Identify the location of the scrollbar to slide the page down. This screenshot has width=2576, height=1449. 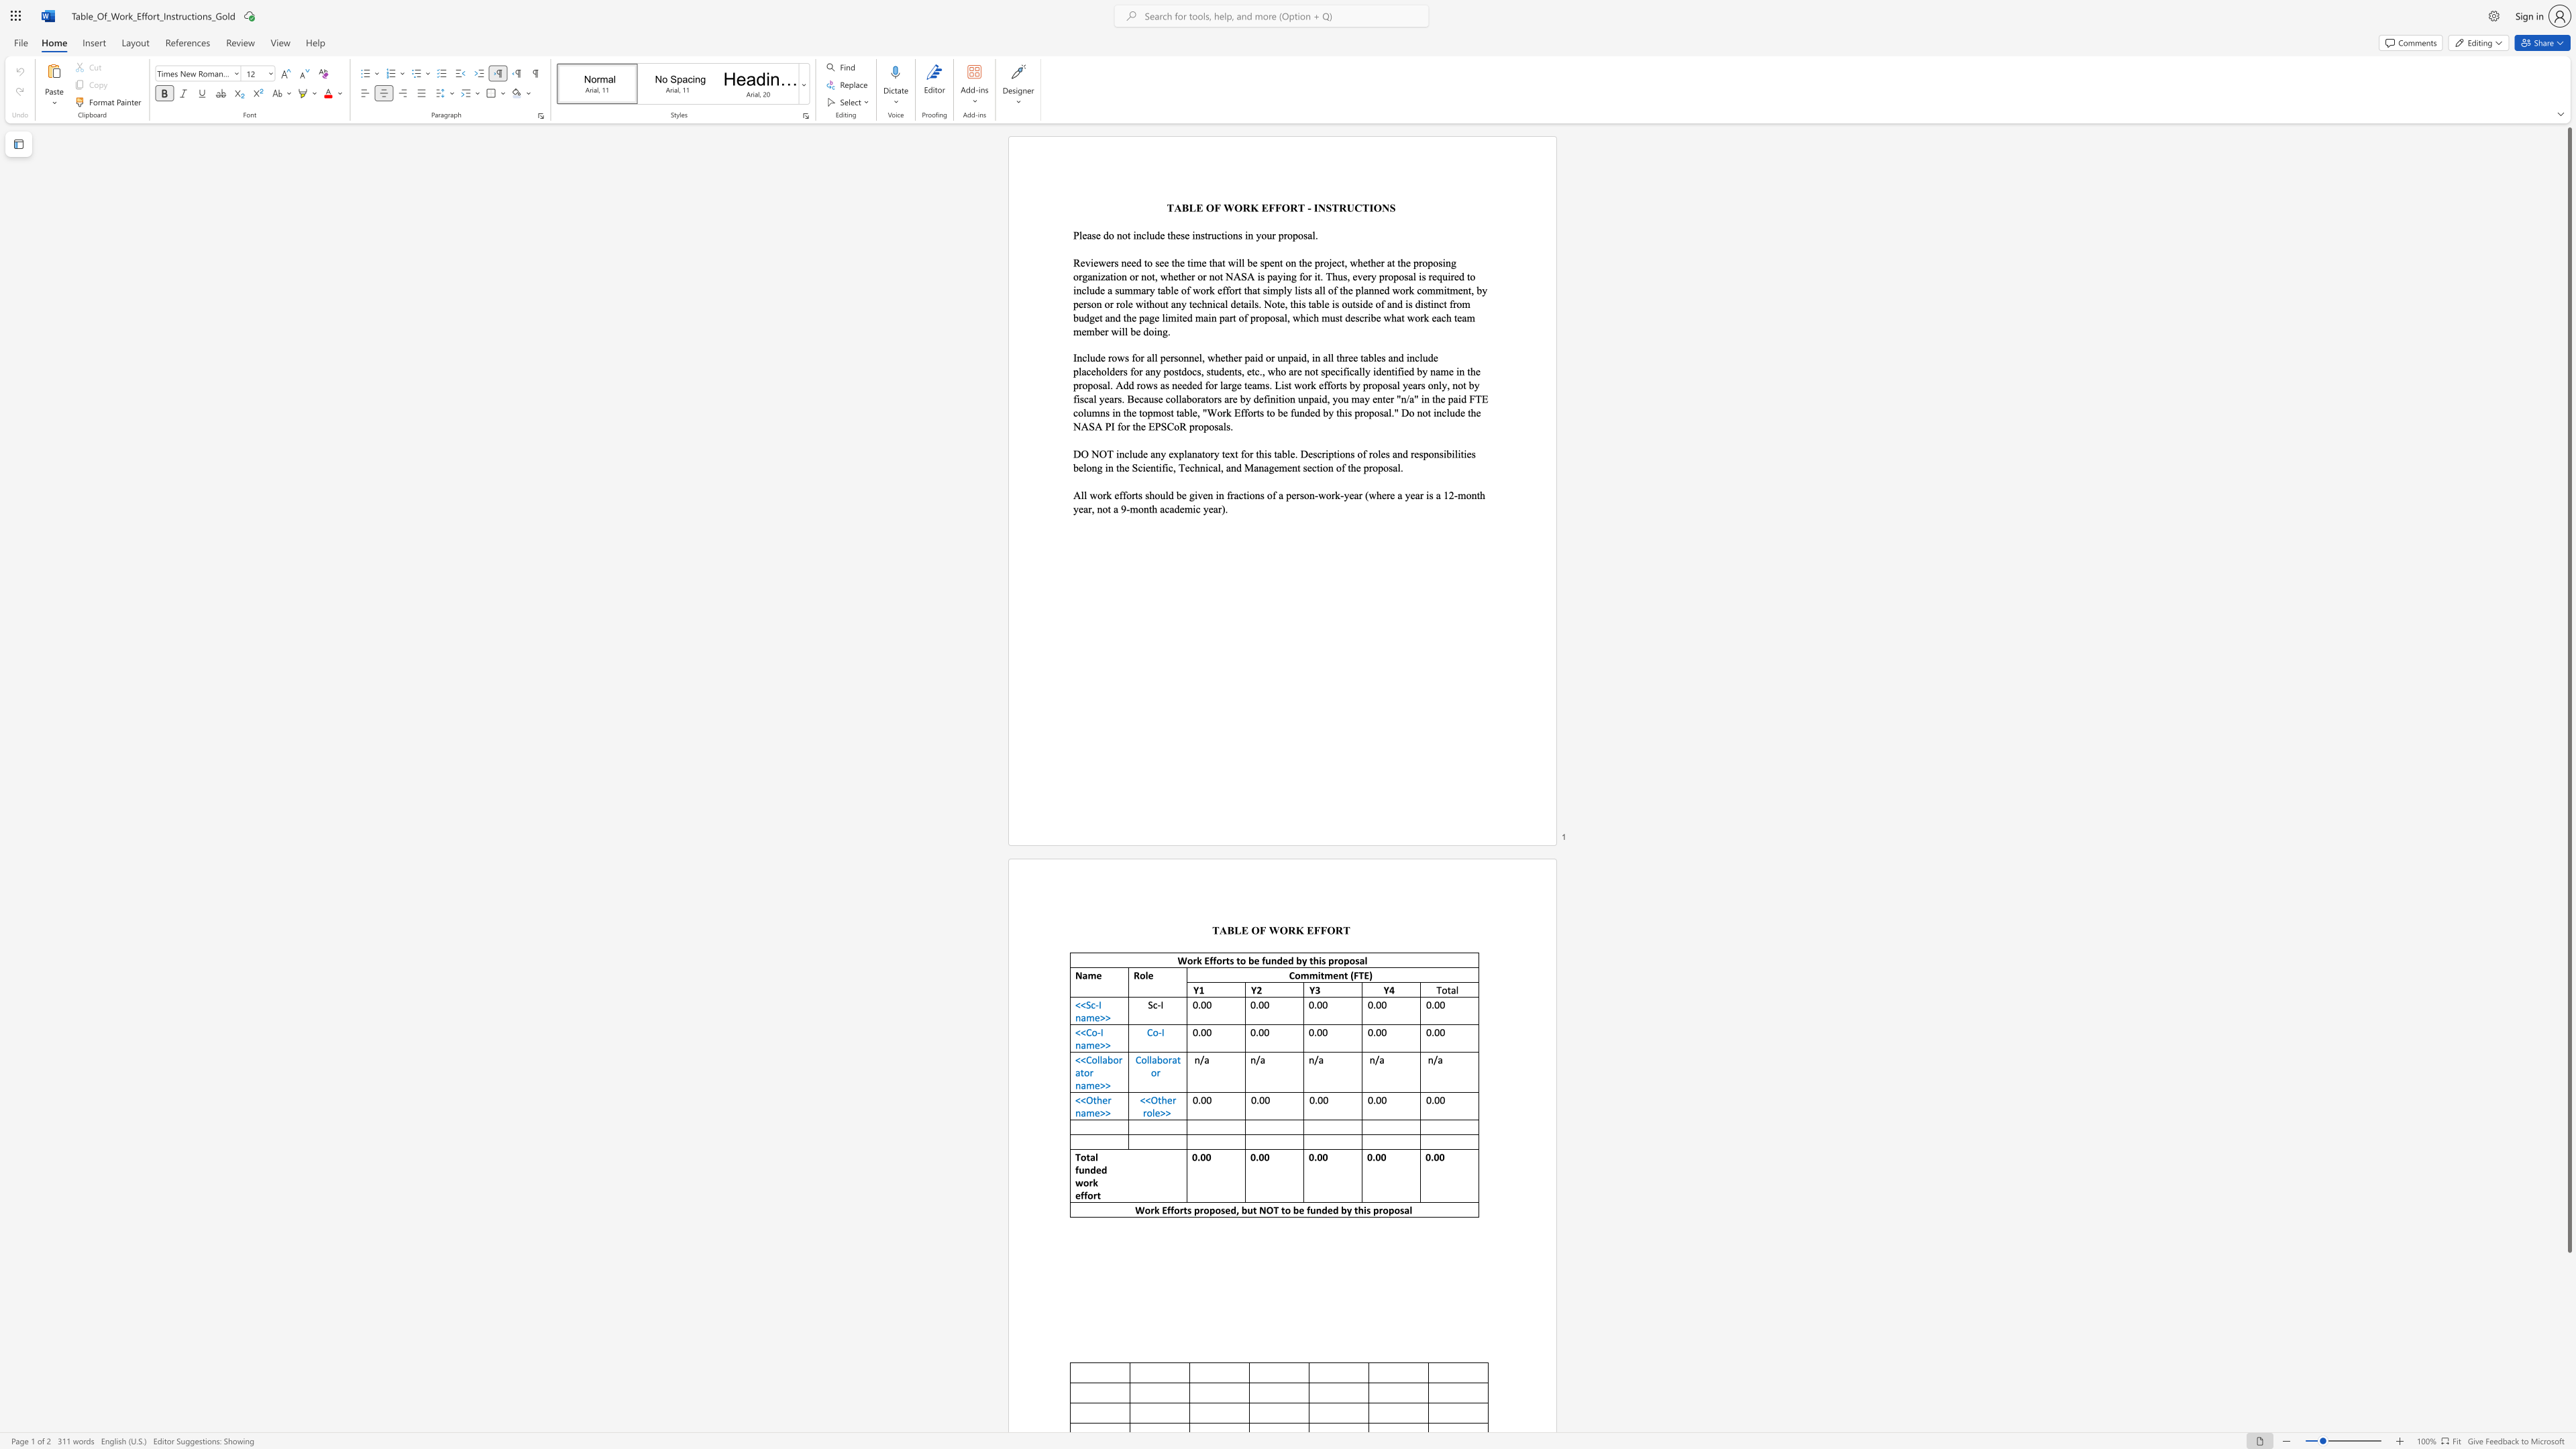
(2568, 1407).